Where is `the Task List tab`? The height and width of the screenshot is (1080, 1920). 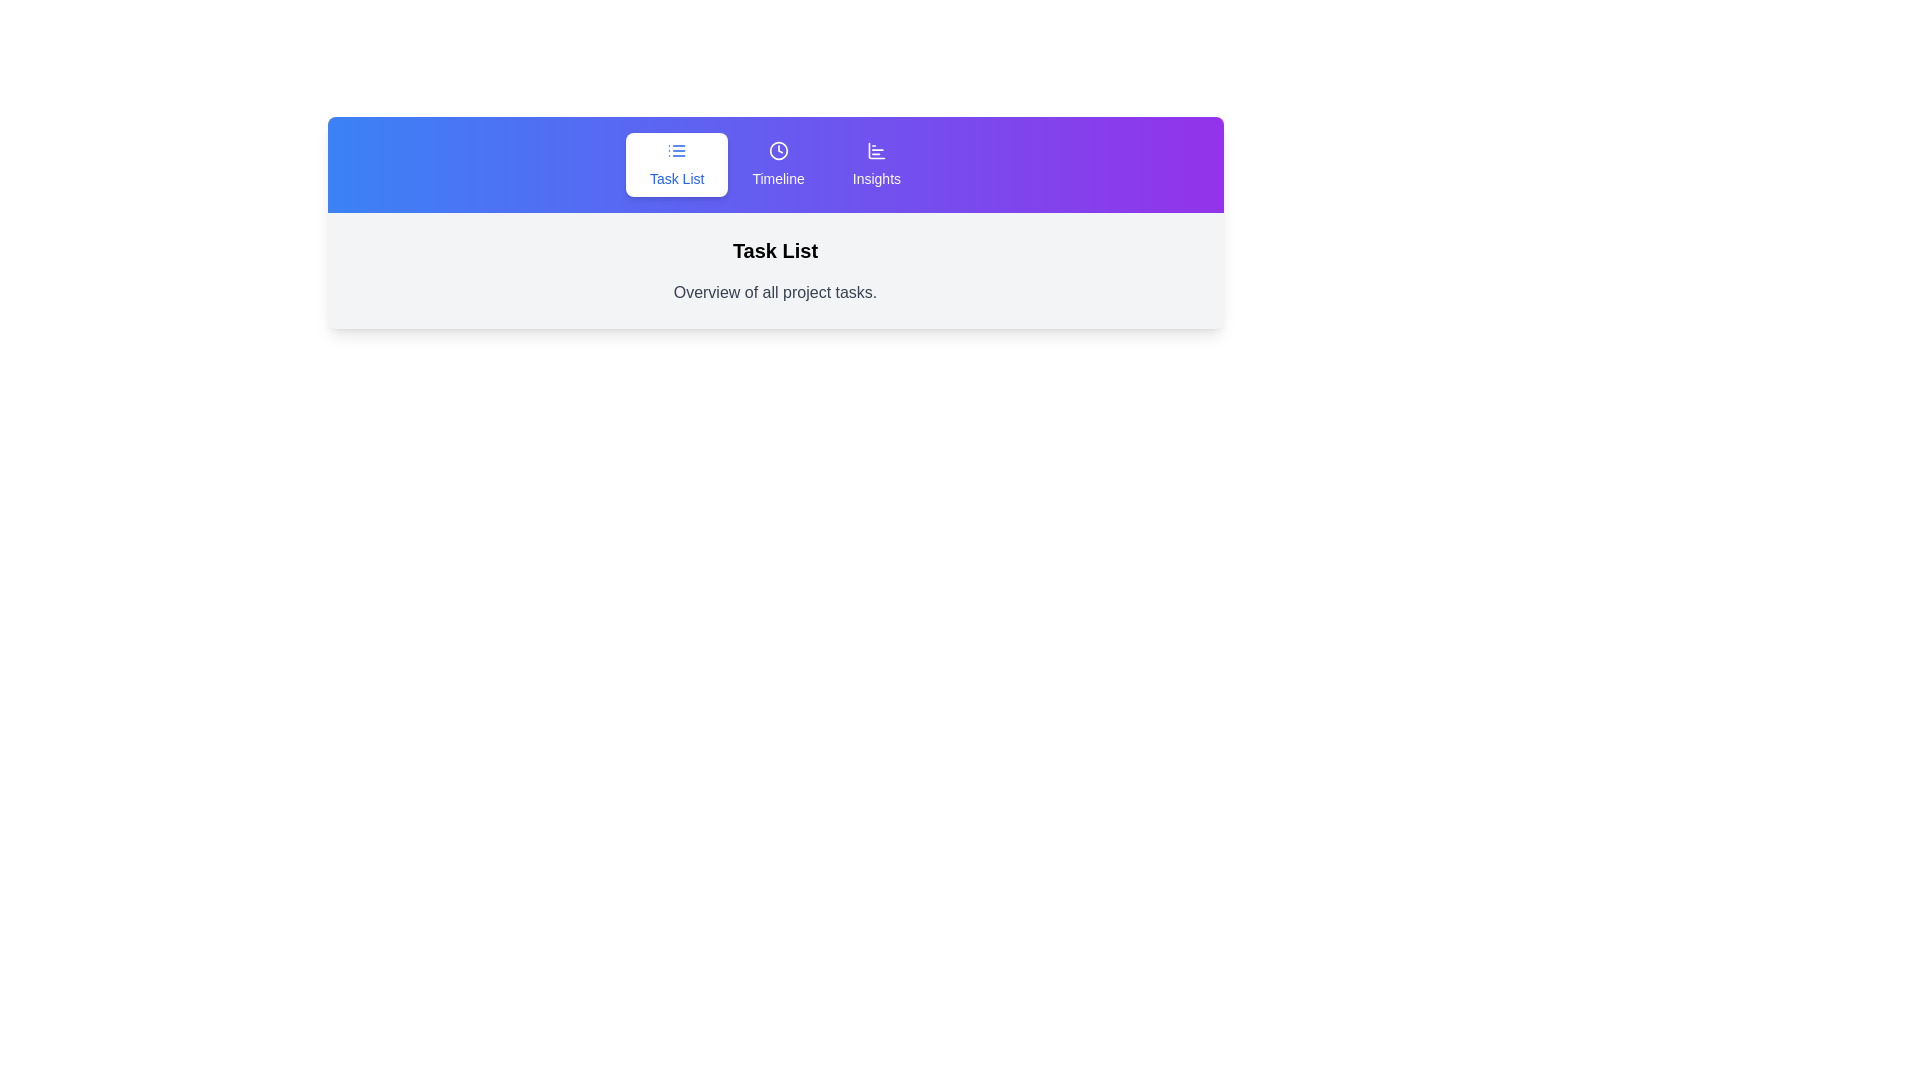 the Task List tab is located at coordinates (676, 164).